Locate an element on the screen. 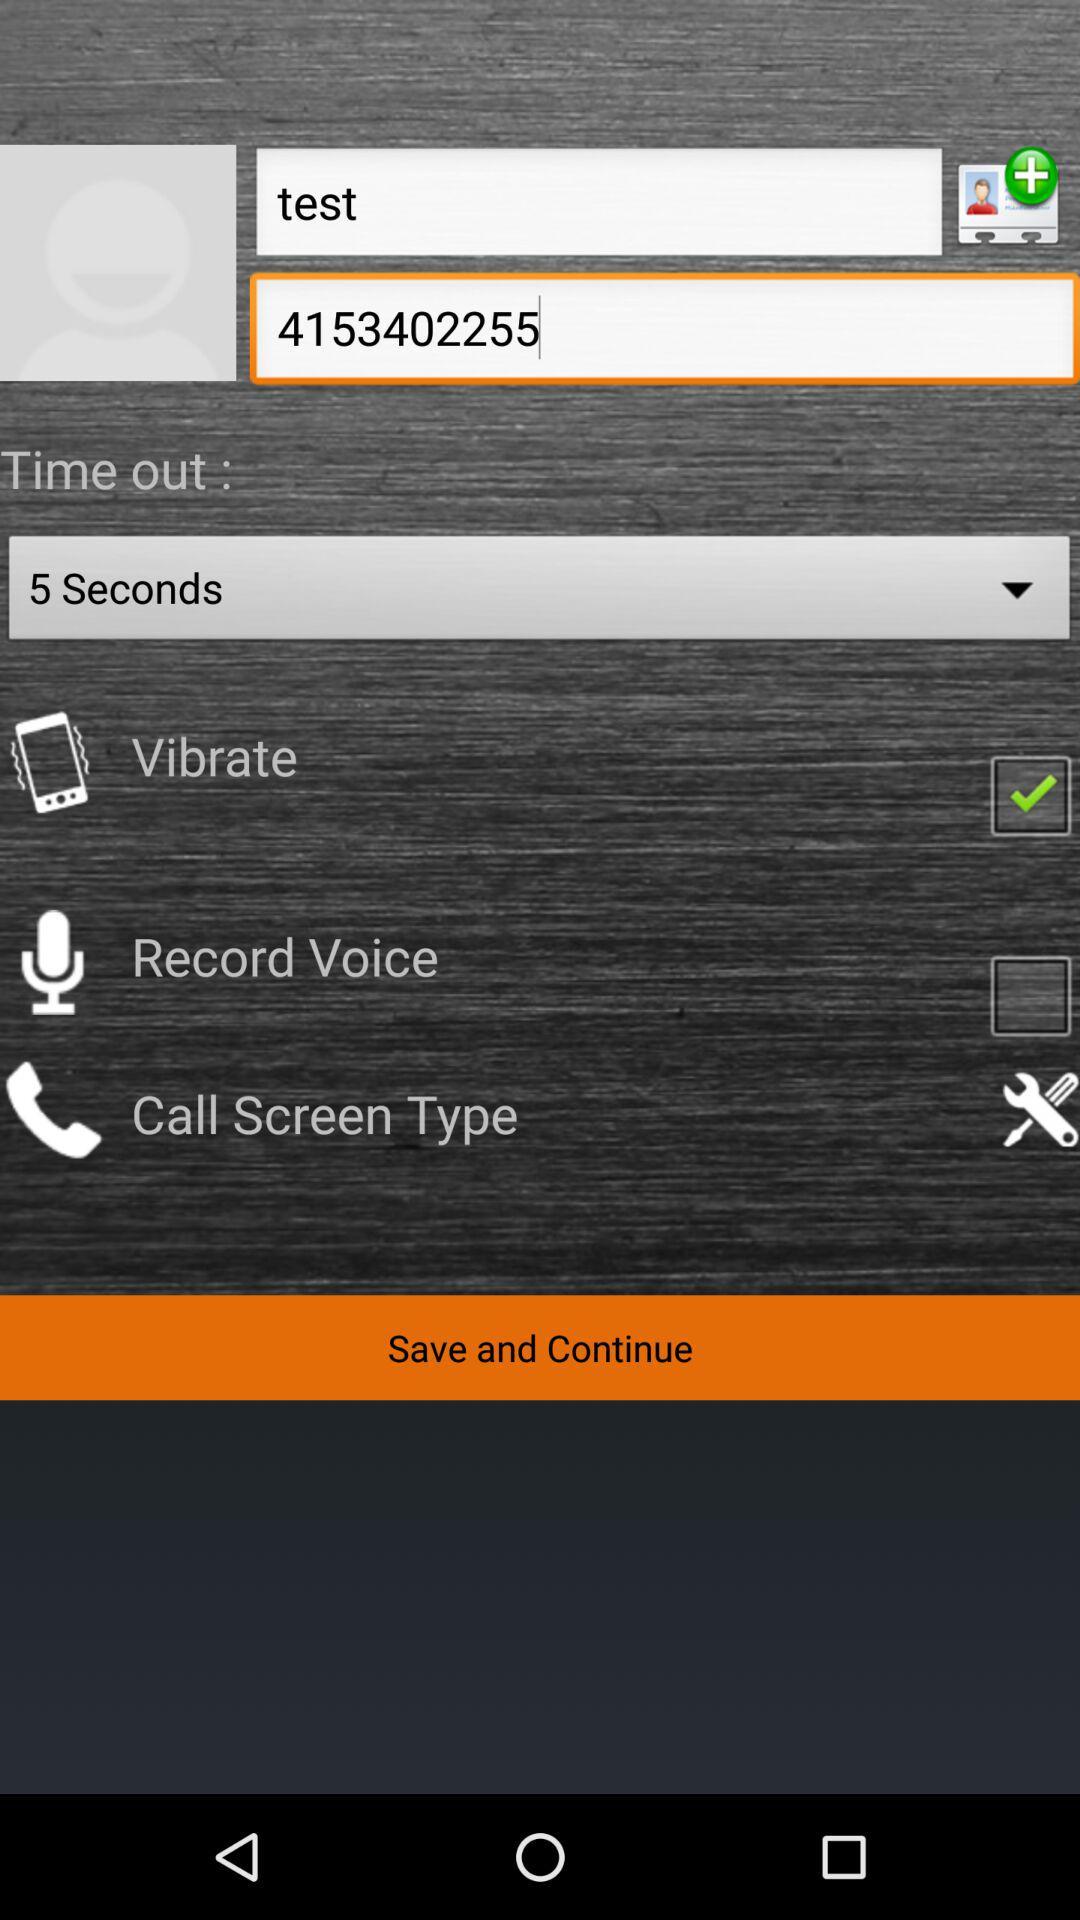 The width and height of the screenshot is (1080, 1920). change profile picture is located at coordinates (118, 261).